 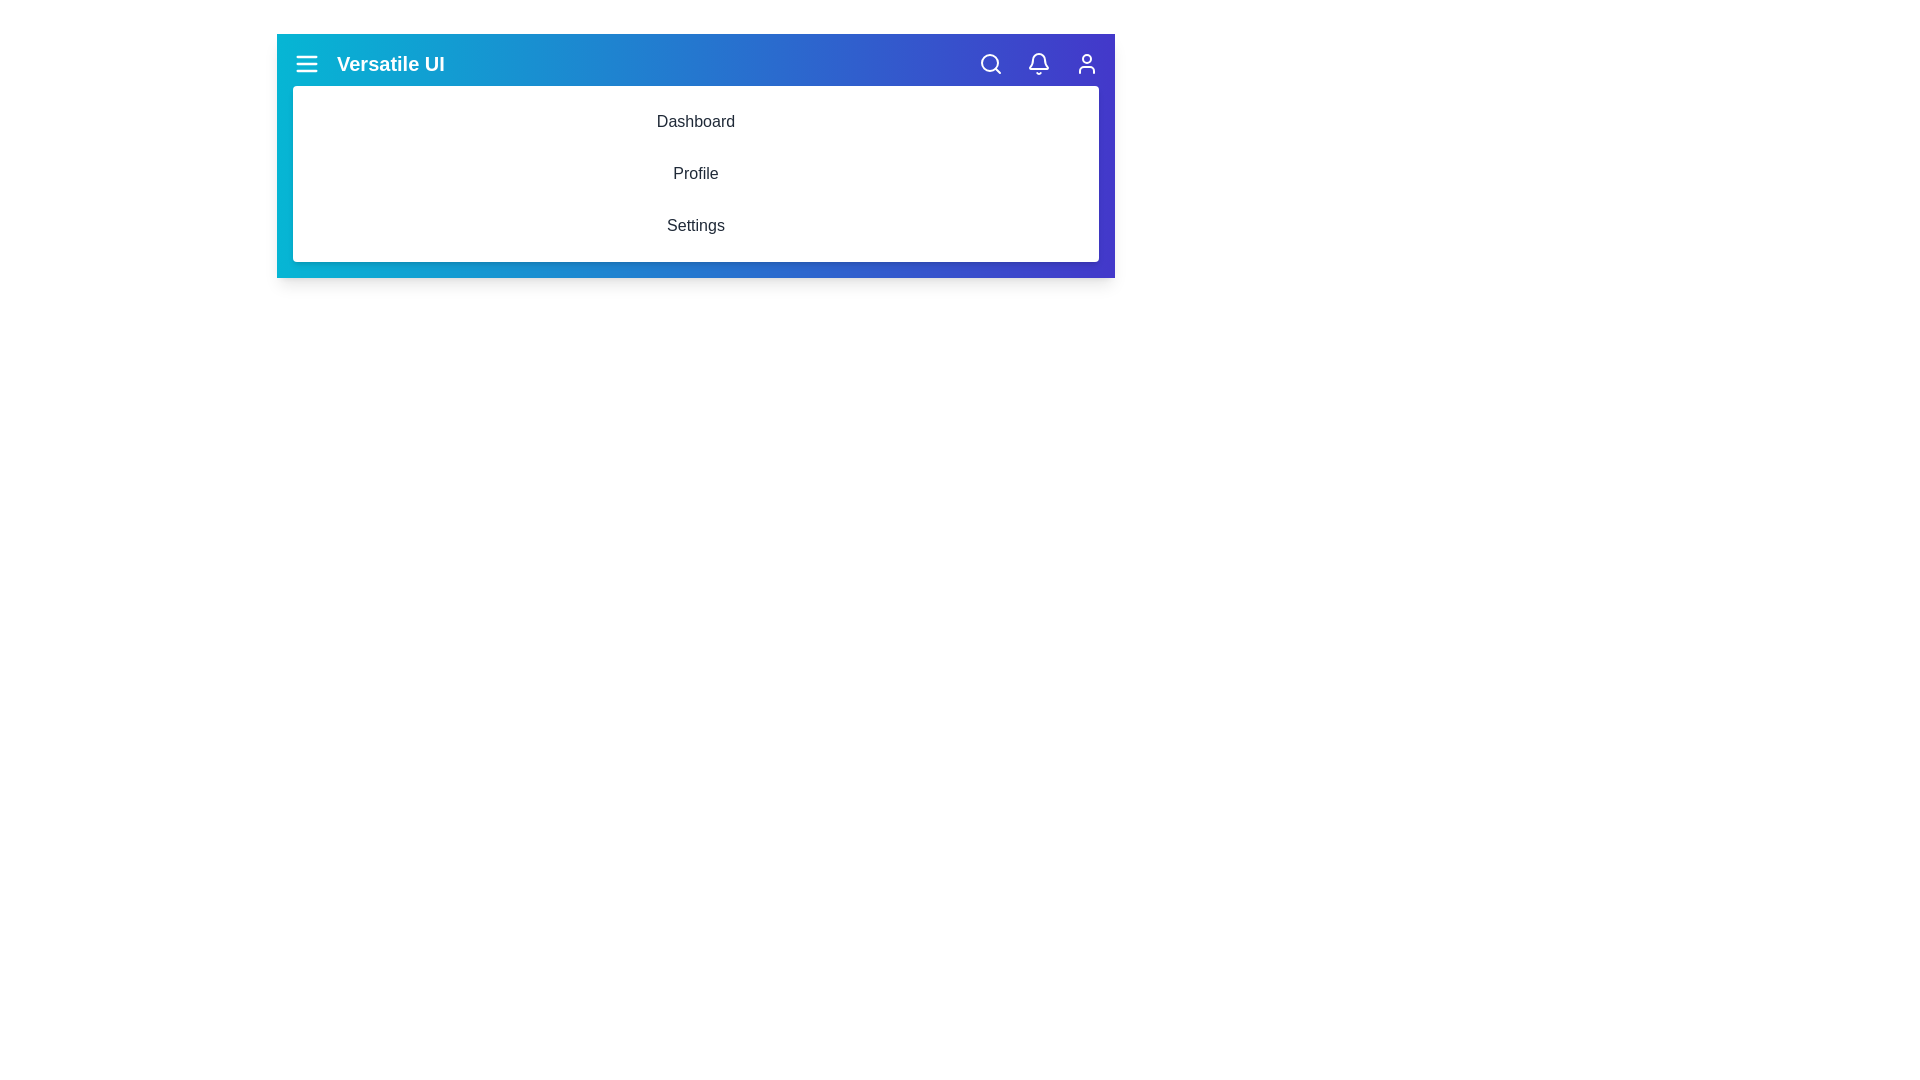 I want to click on the user icon to access user-related options, so click(x=1085, y=63).